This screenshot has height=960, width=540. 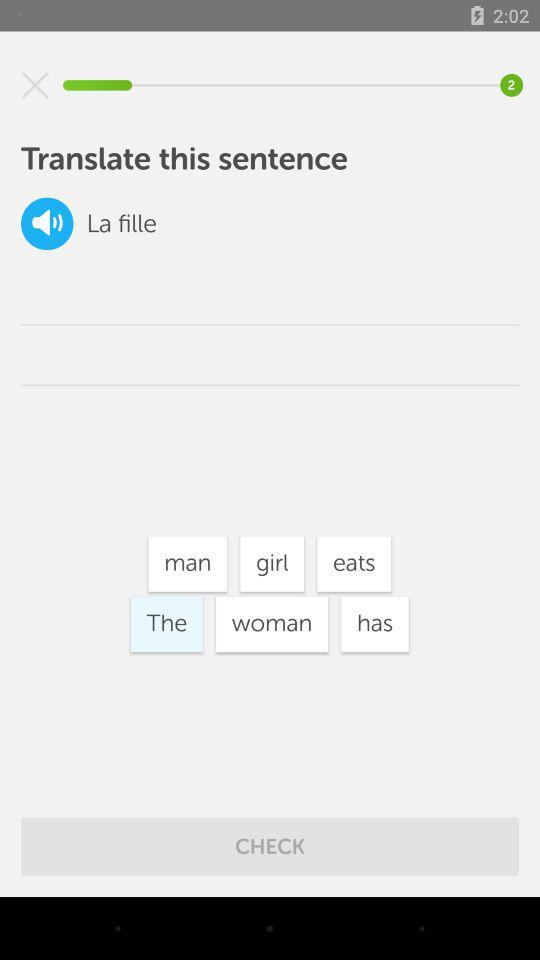 I want to click on the icon to the left of girl, so click(x=187, y=564).